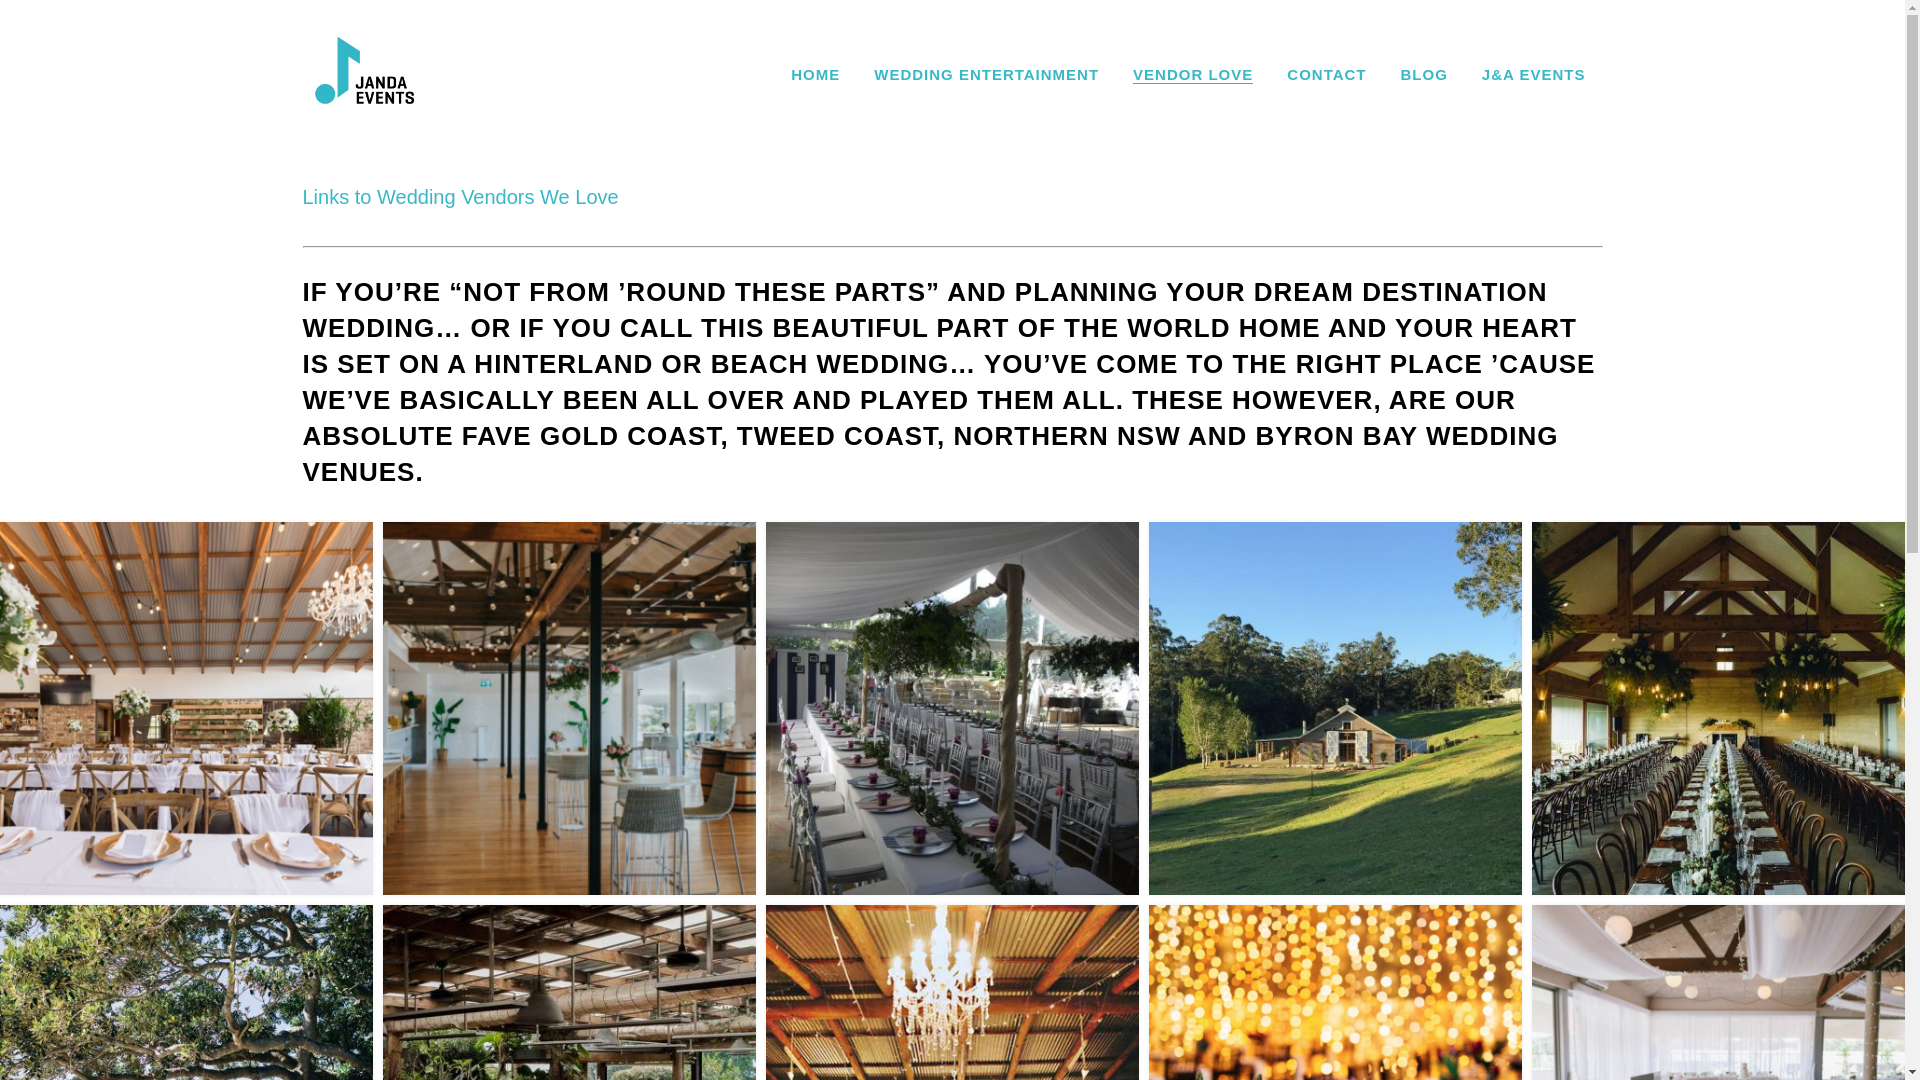  I want to click on 'J&A EVENTS', so click(1533, 73).